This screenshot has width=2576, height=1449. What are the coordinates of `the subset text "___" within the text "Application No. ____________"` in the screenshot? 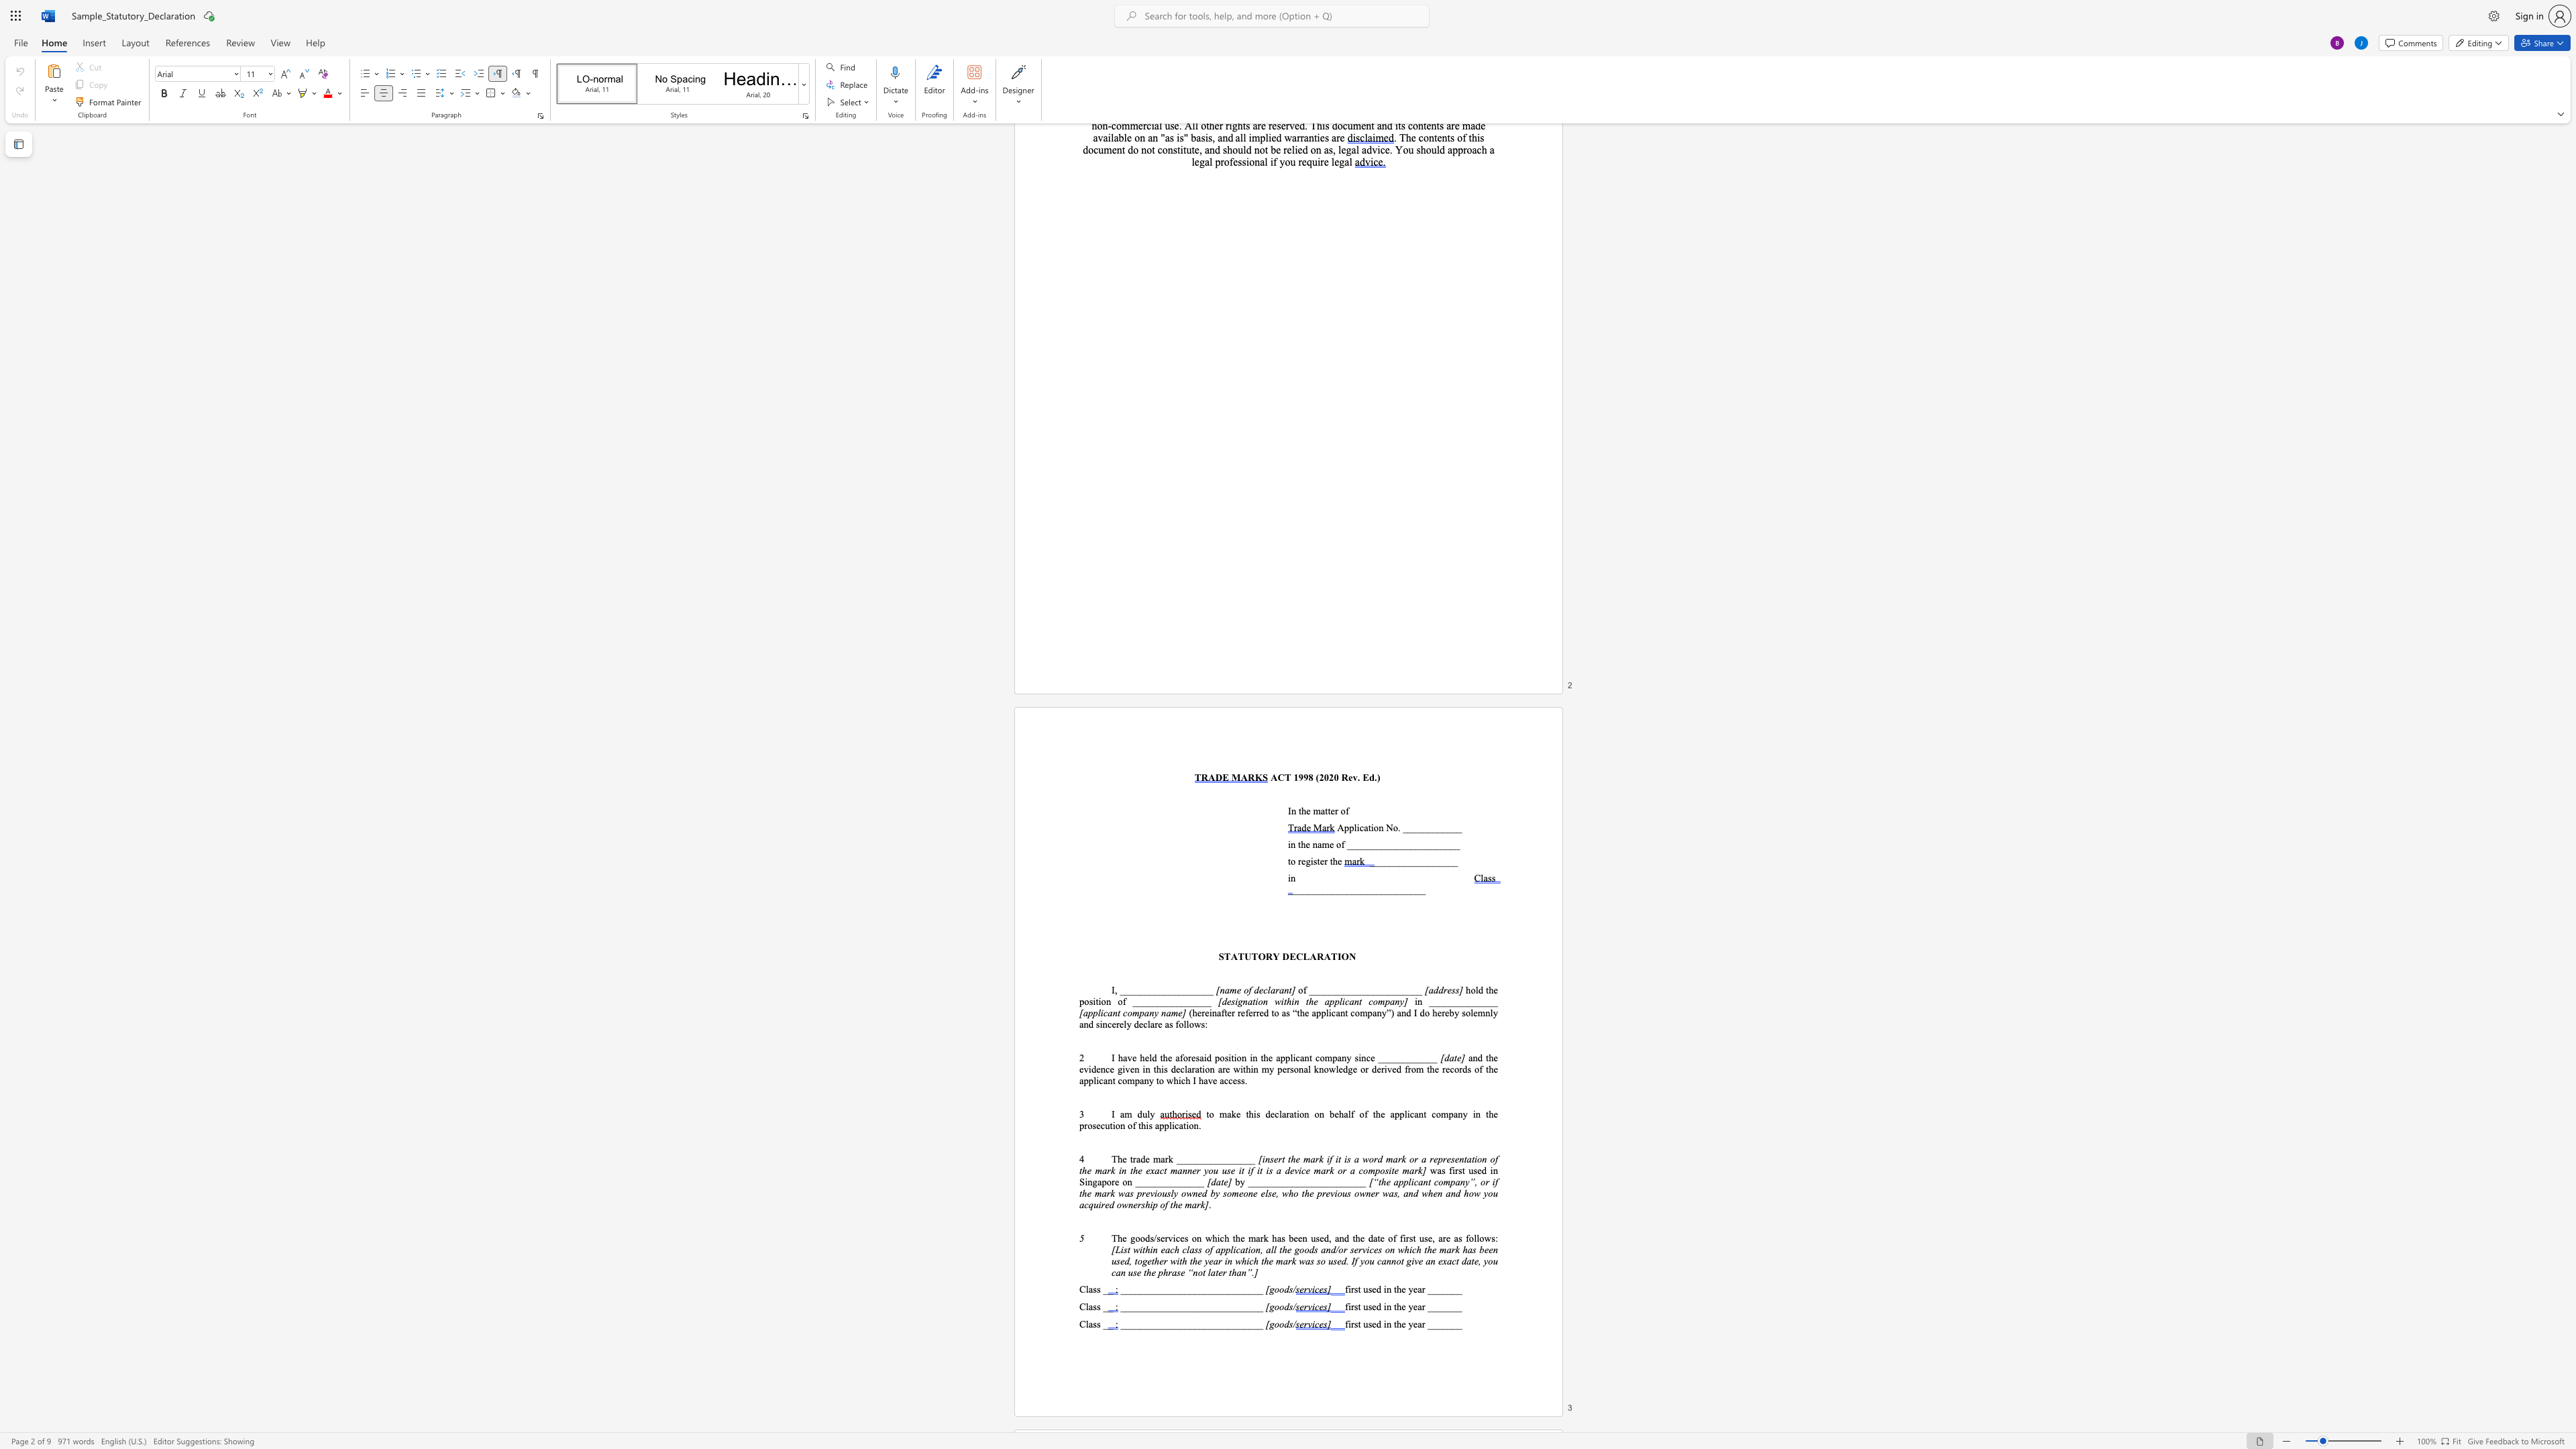 It's located at (1447, 826).